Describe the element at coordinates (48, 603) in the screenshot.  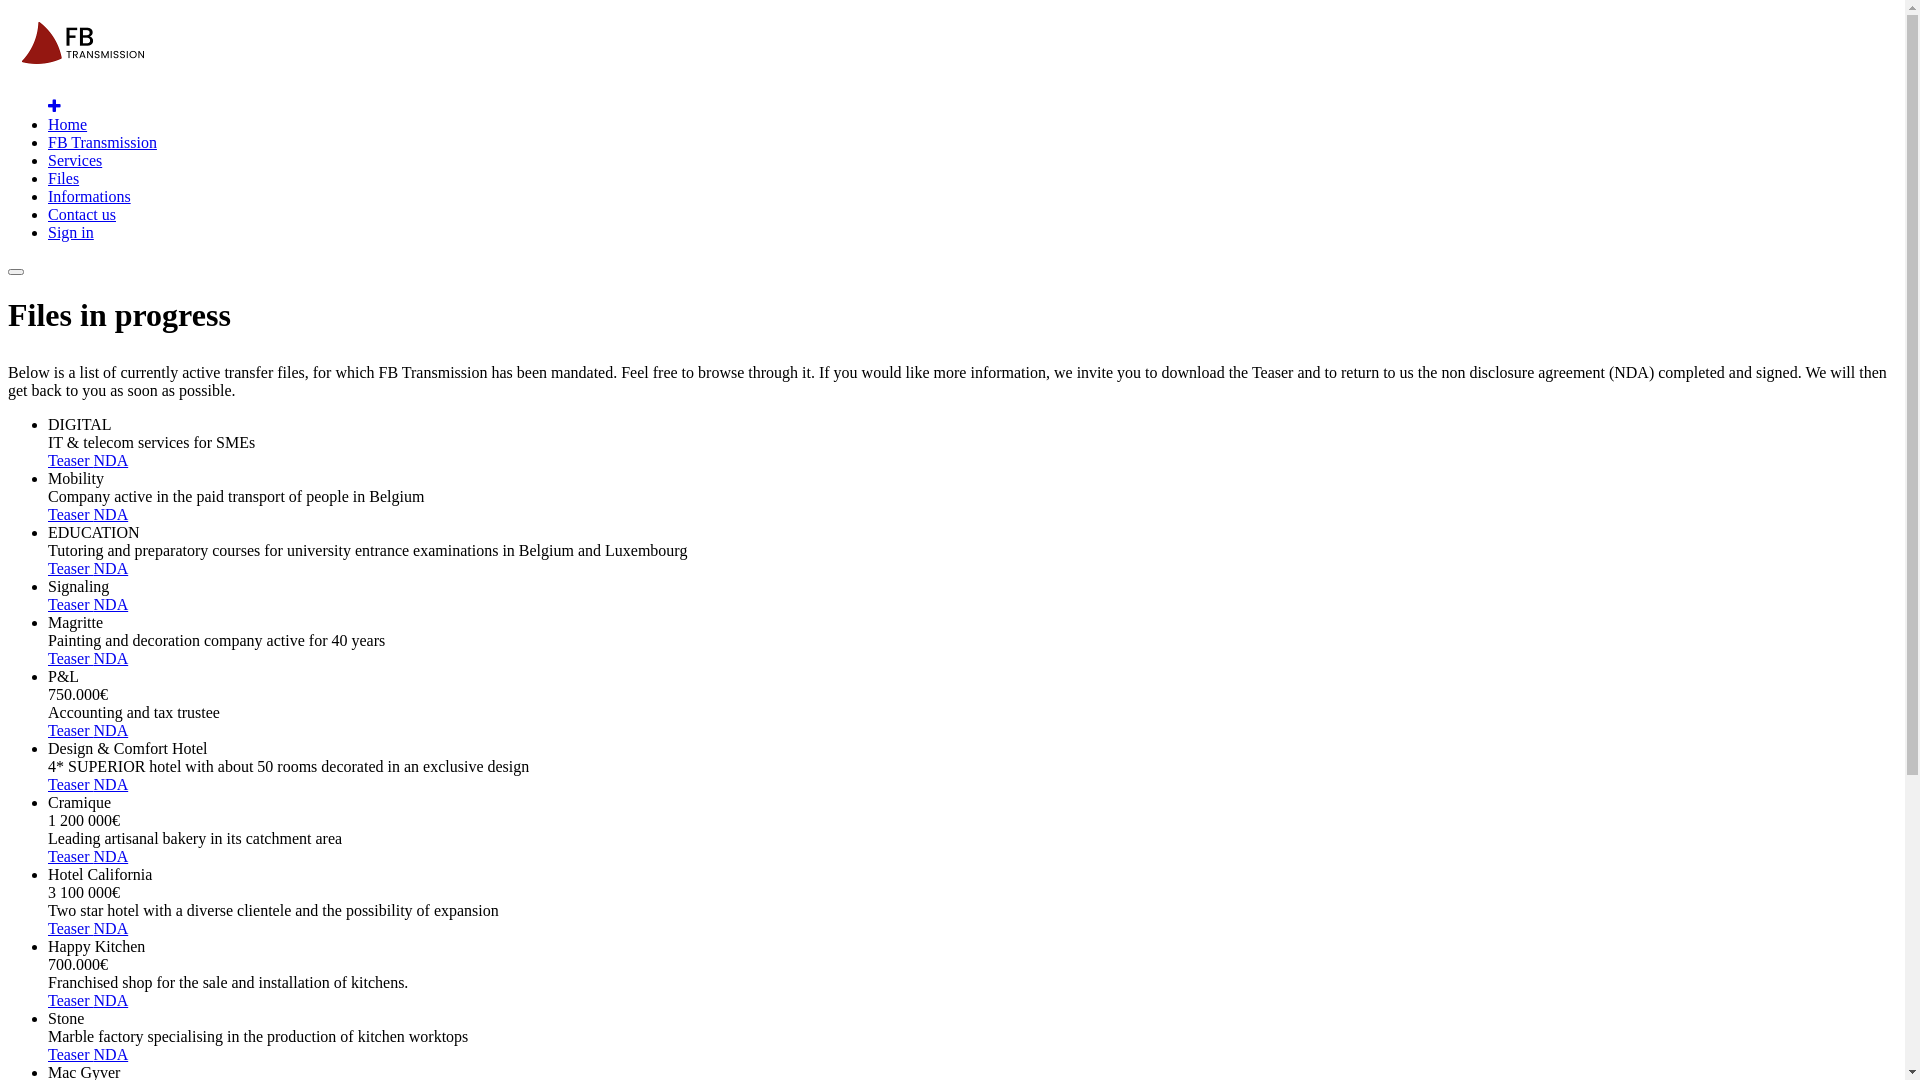
I see `'Teaser'` at that location.